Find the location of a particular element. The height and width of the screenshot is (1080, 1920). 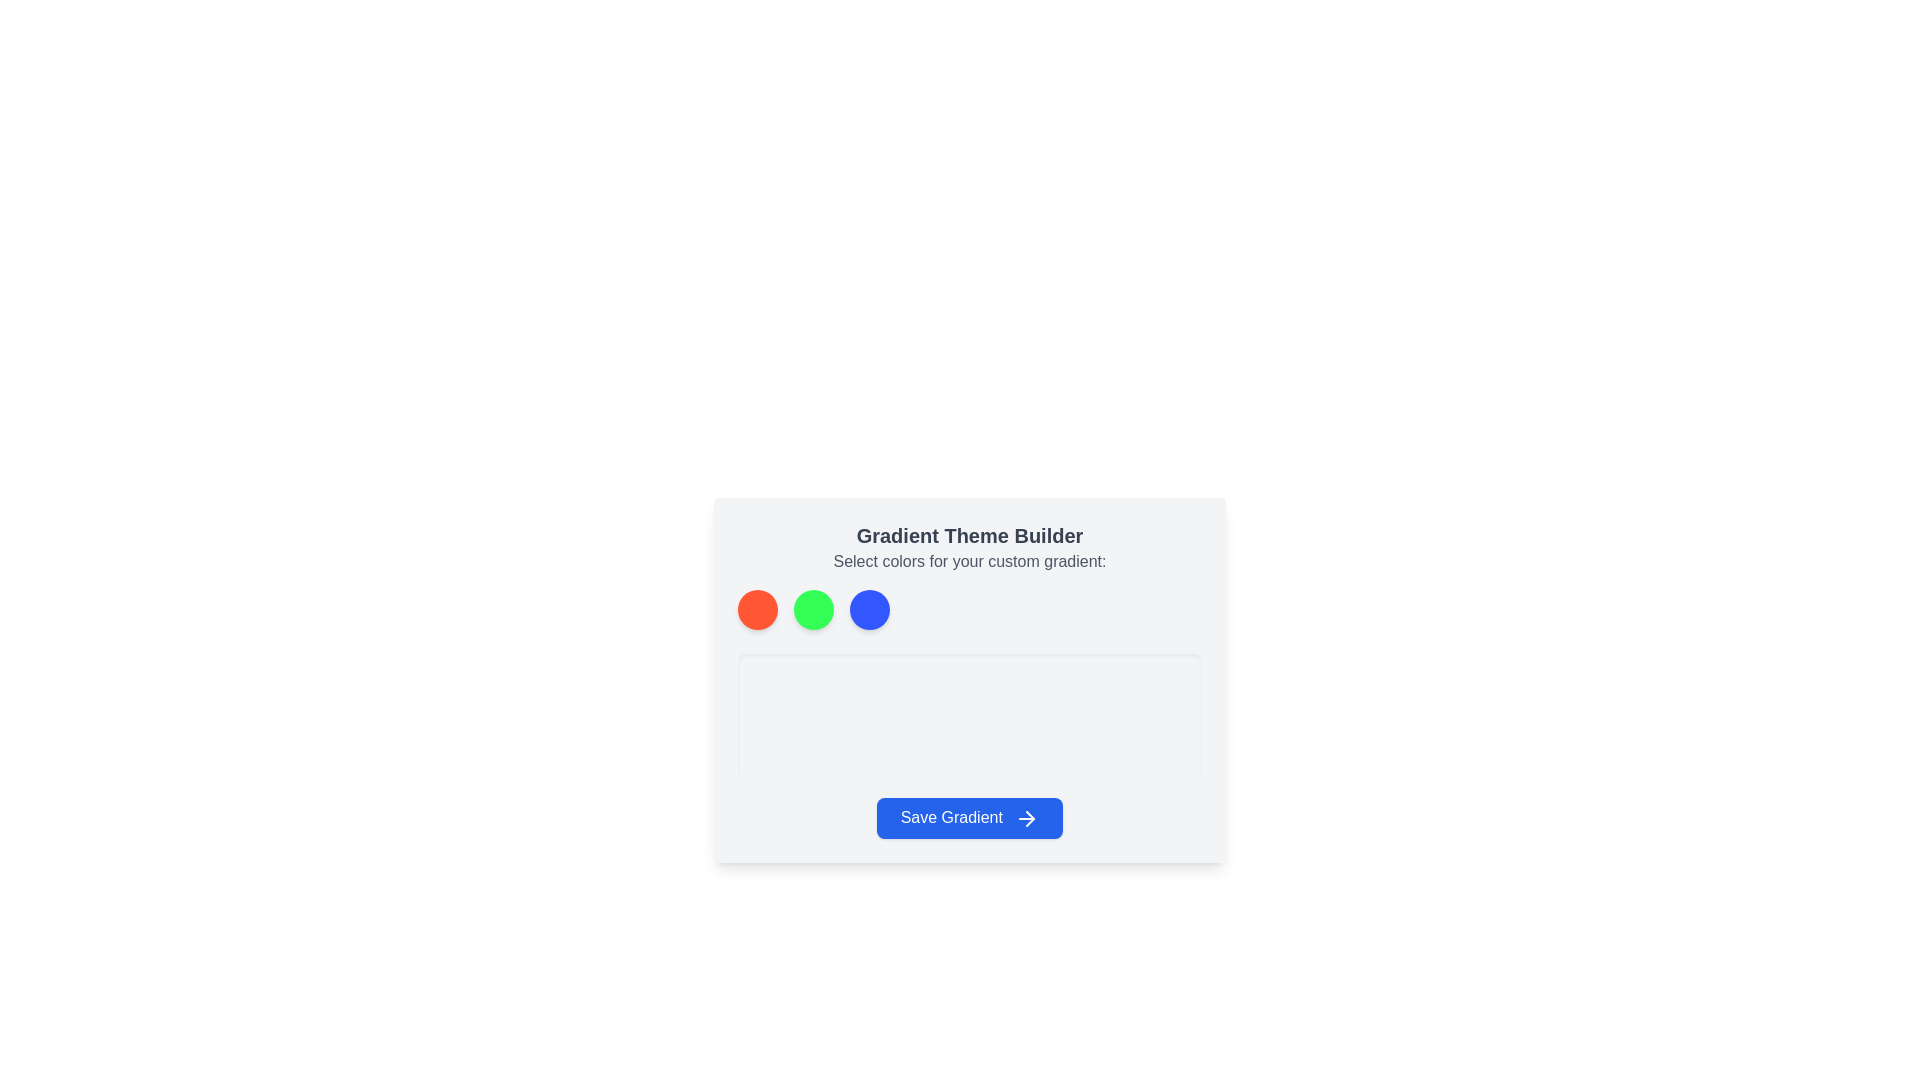

the static text element that provides instructions for the color options in the Gradient Theme Builder, which is positioned directly below the title and above the color buttons is located at coordinates (969, 562).